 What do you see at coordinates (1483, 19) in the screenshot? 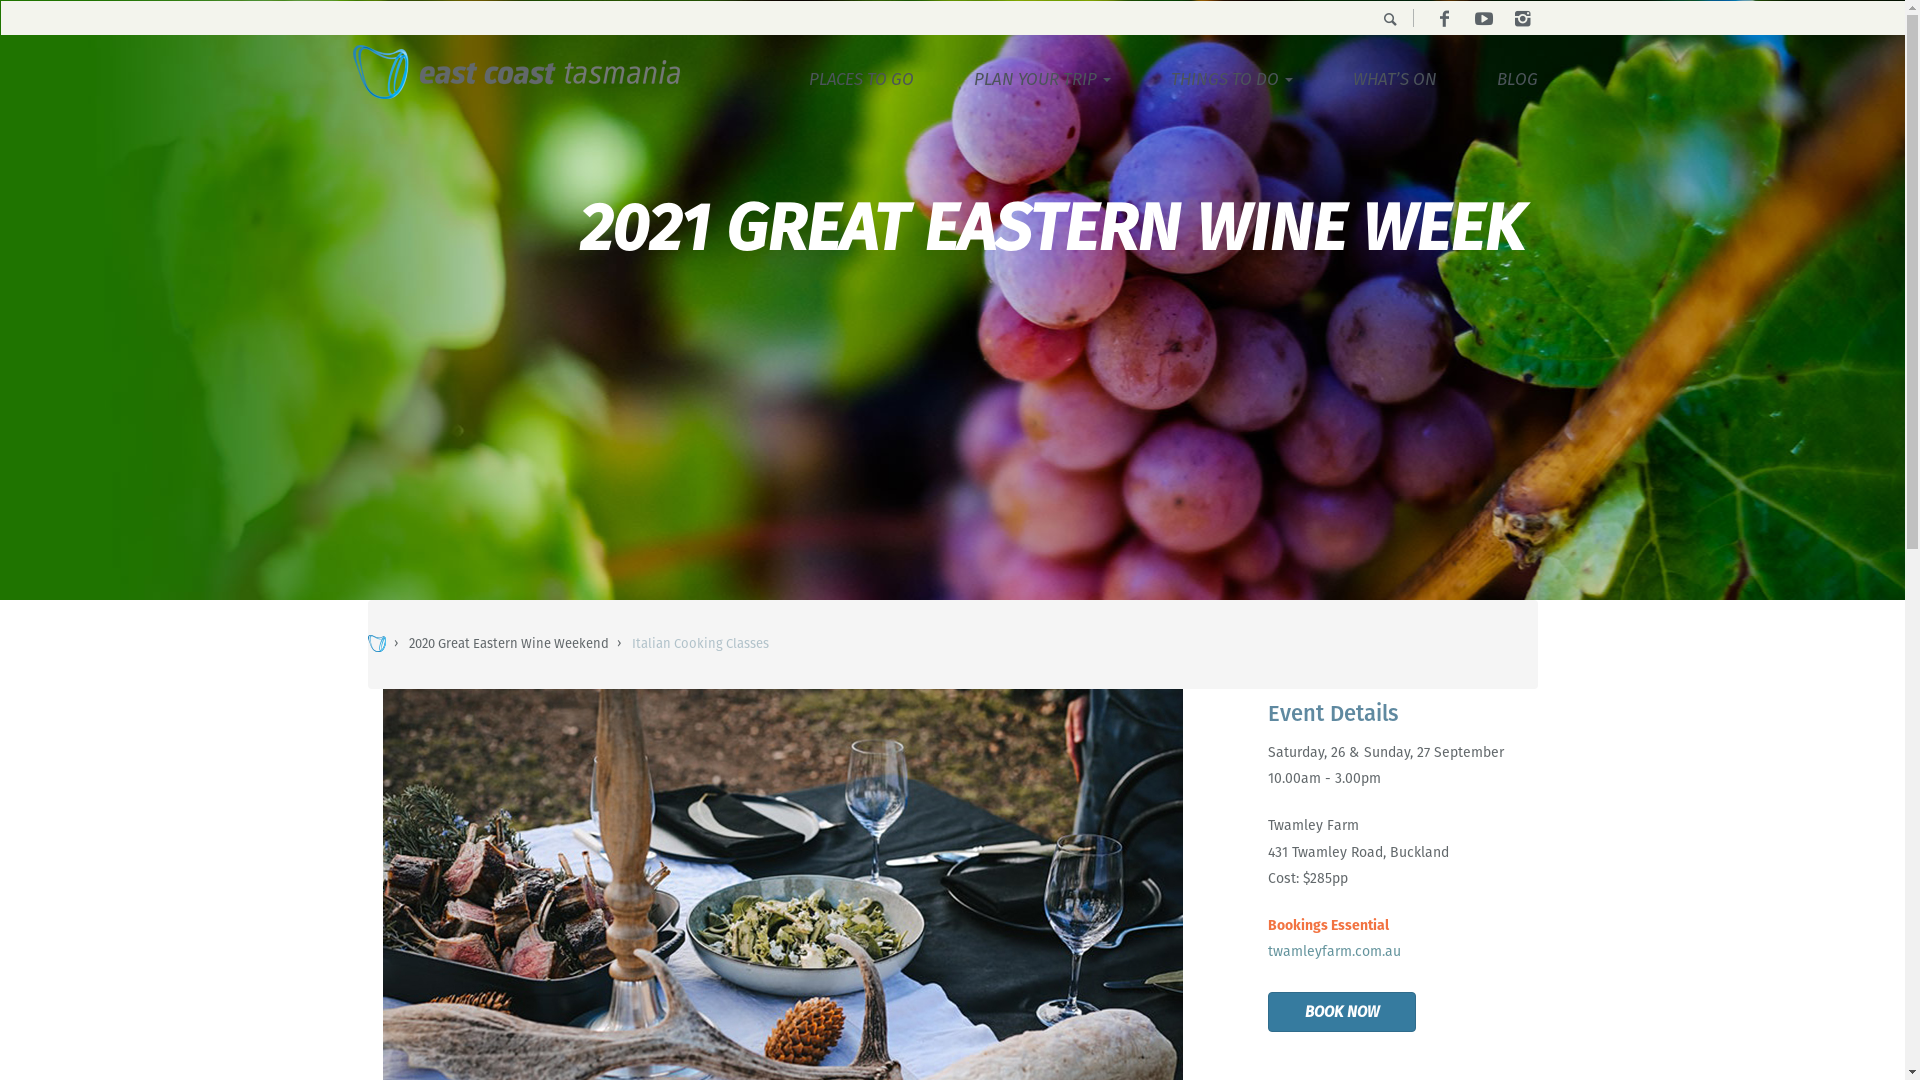
I see `'YOUTUBE'` at bounding box center [1483, 19].